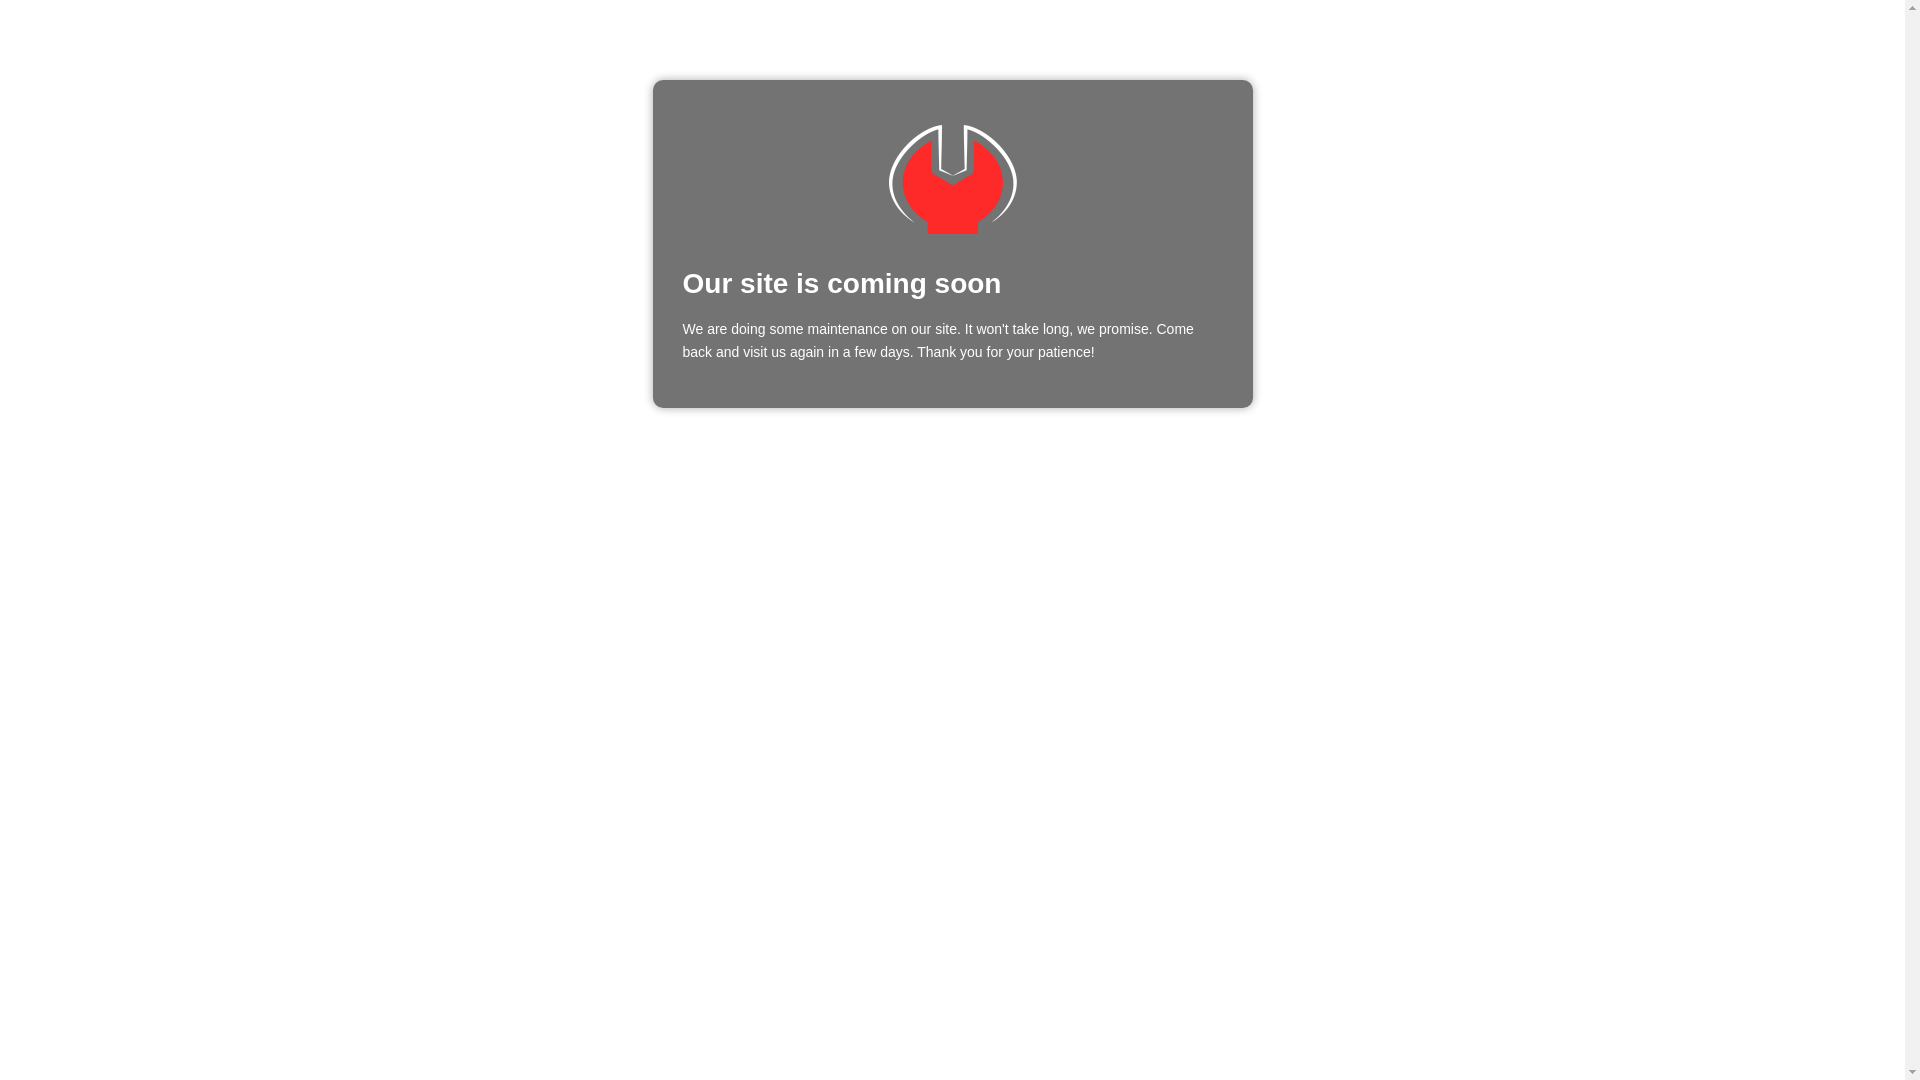 This screenshot has width=1920, height=1080. What do you see at coordinates (950, 178) in the screenshot?
I see `'Design for Wellbeing'` at bounding box center [950, 178].